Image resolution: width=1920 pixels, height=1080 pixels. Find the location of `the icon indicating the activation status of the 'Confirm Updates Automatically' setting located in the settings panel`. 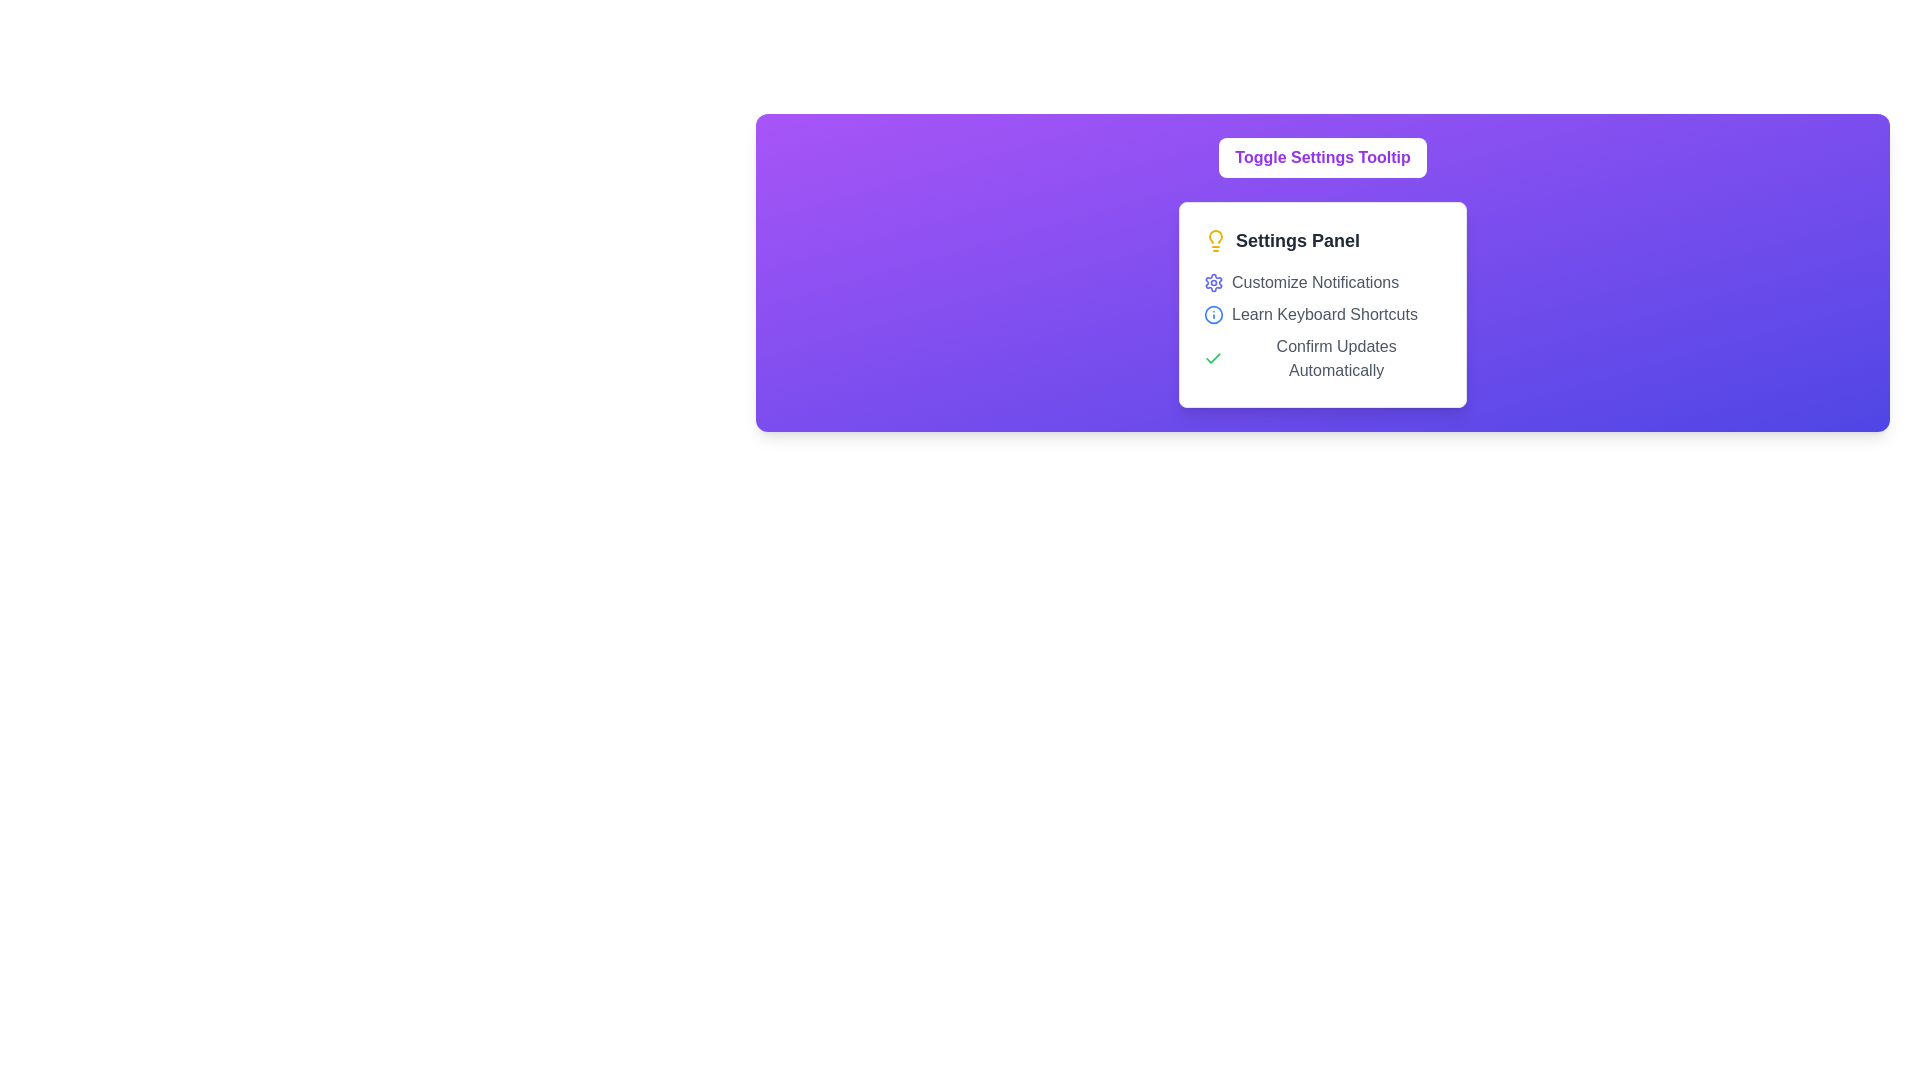

the icon indicating the activation status of the 'Confirm Updates Automatically' setting located in the settings panel is located at coordinates (1212, 357).